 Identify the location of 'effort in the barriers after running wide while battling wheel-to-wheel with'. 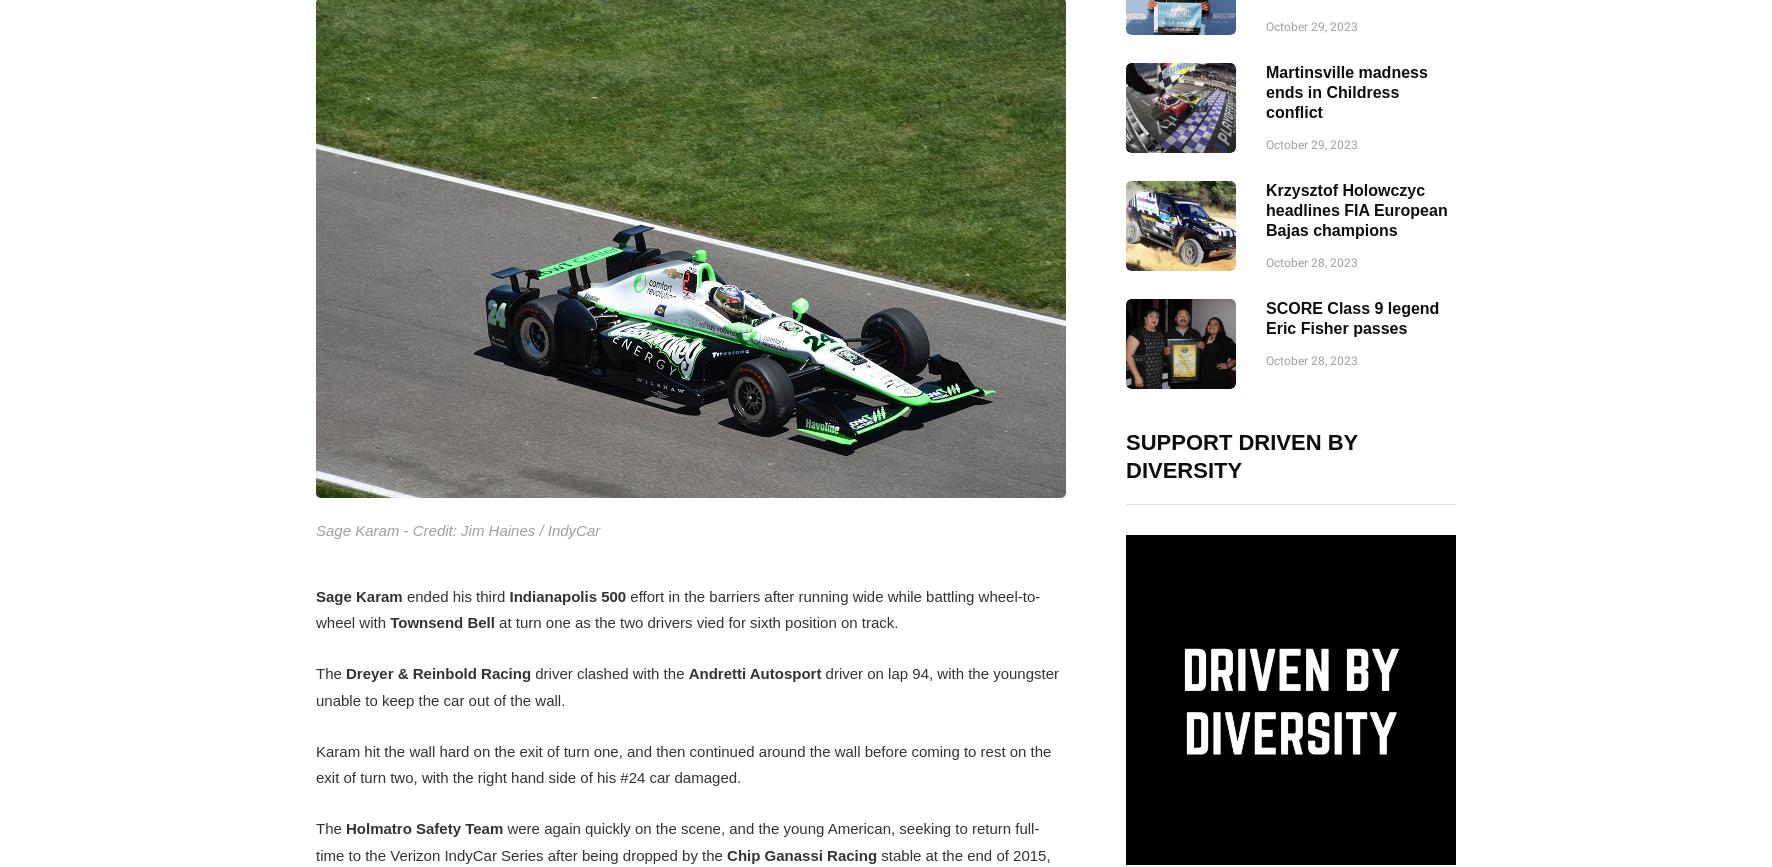
(676, 607).